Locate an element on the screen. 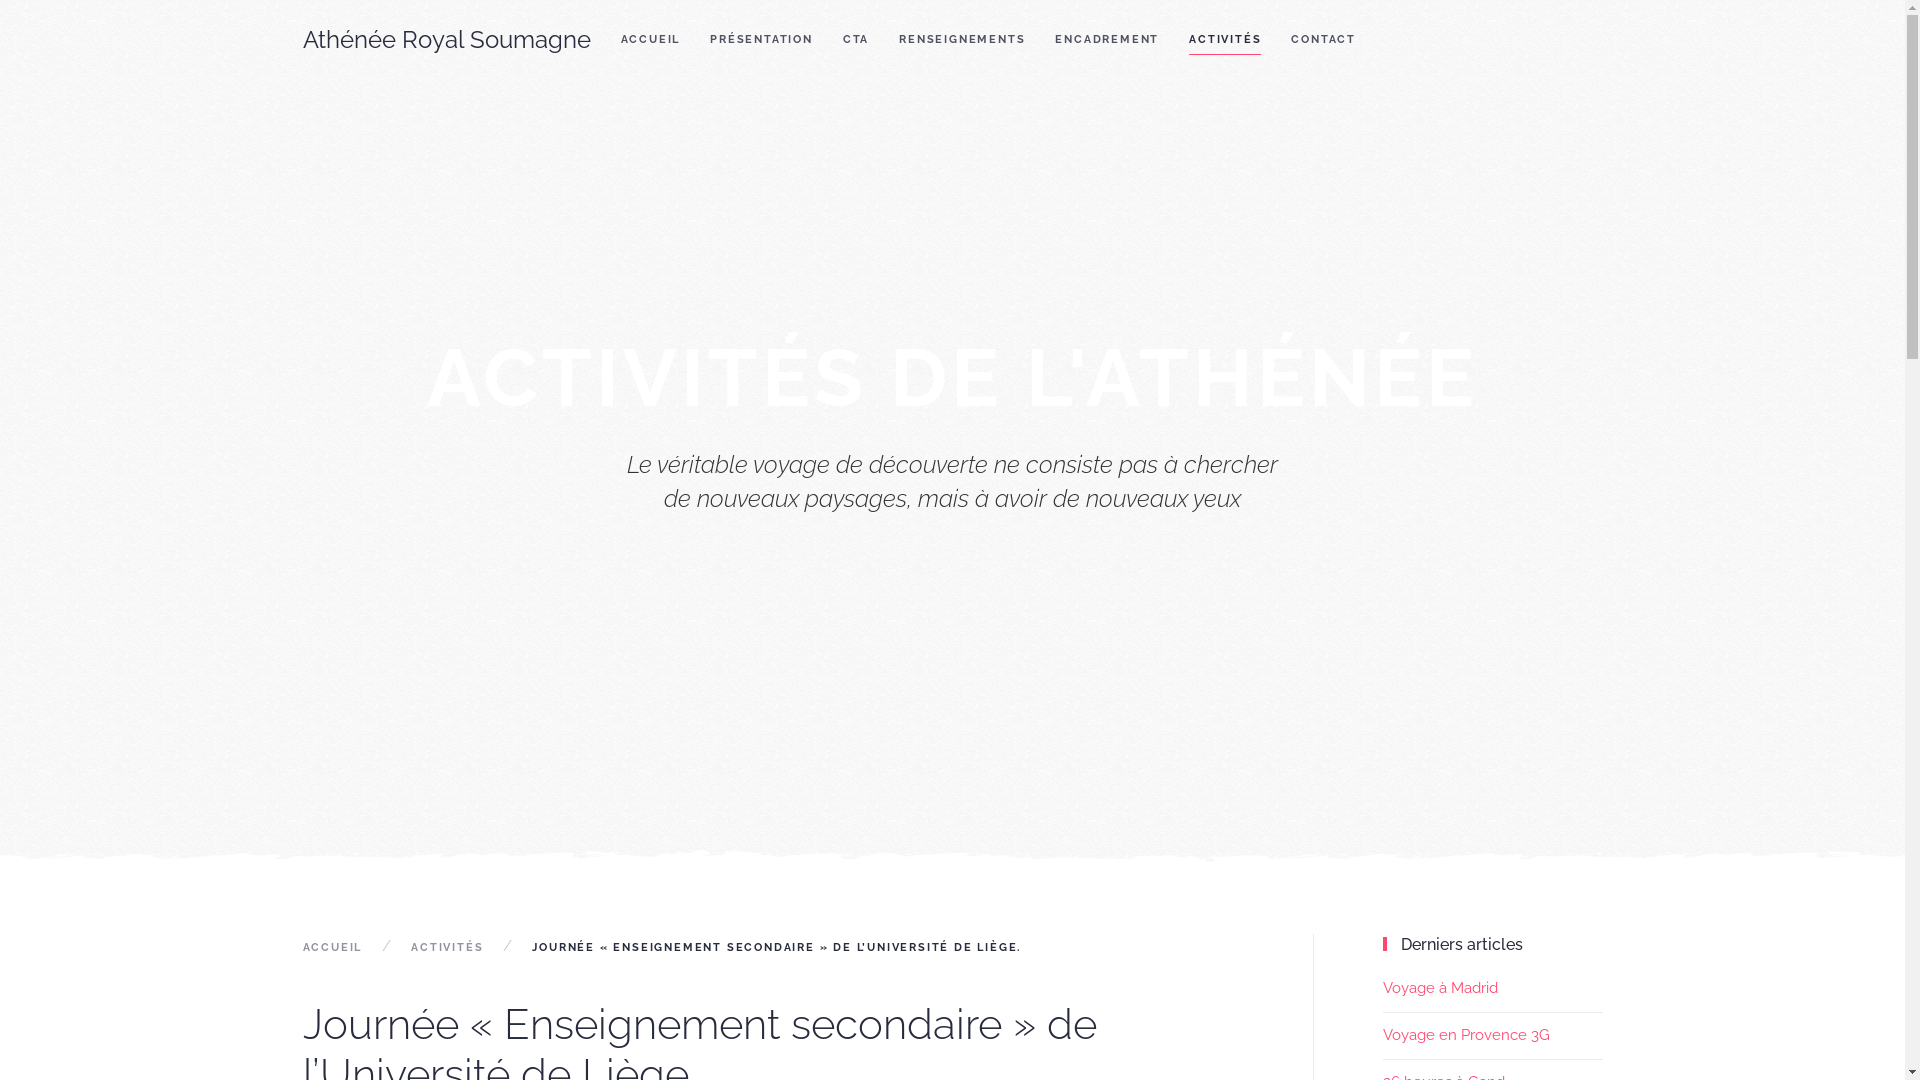 Image resolution: width=1920 pixels, height=1080 pixels. 'CONTACT' is located at coordinates (1323, 39).